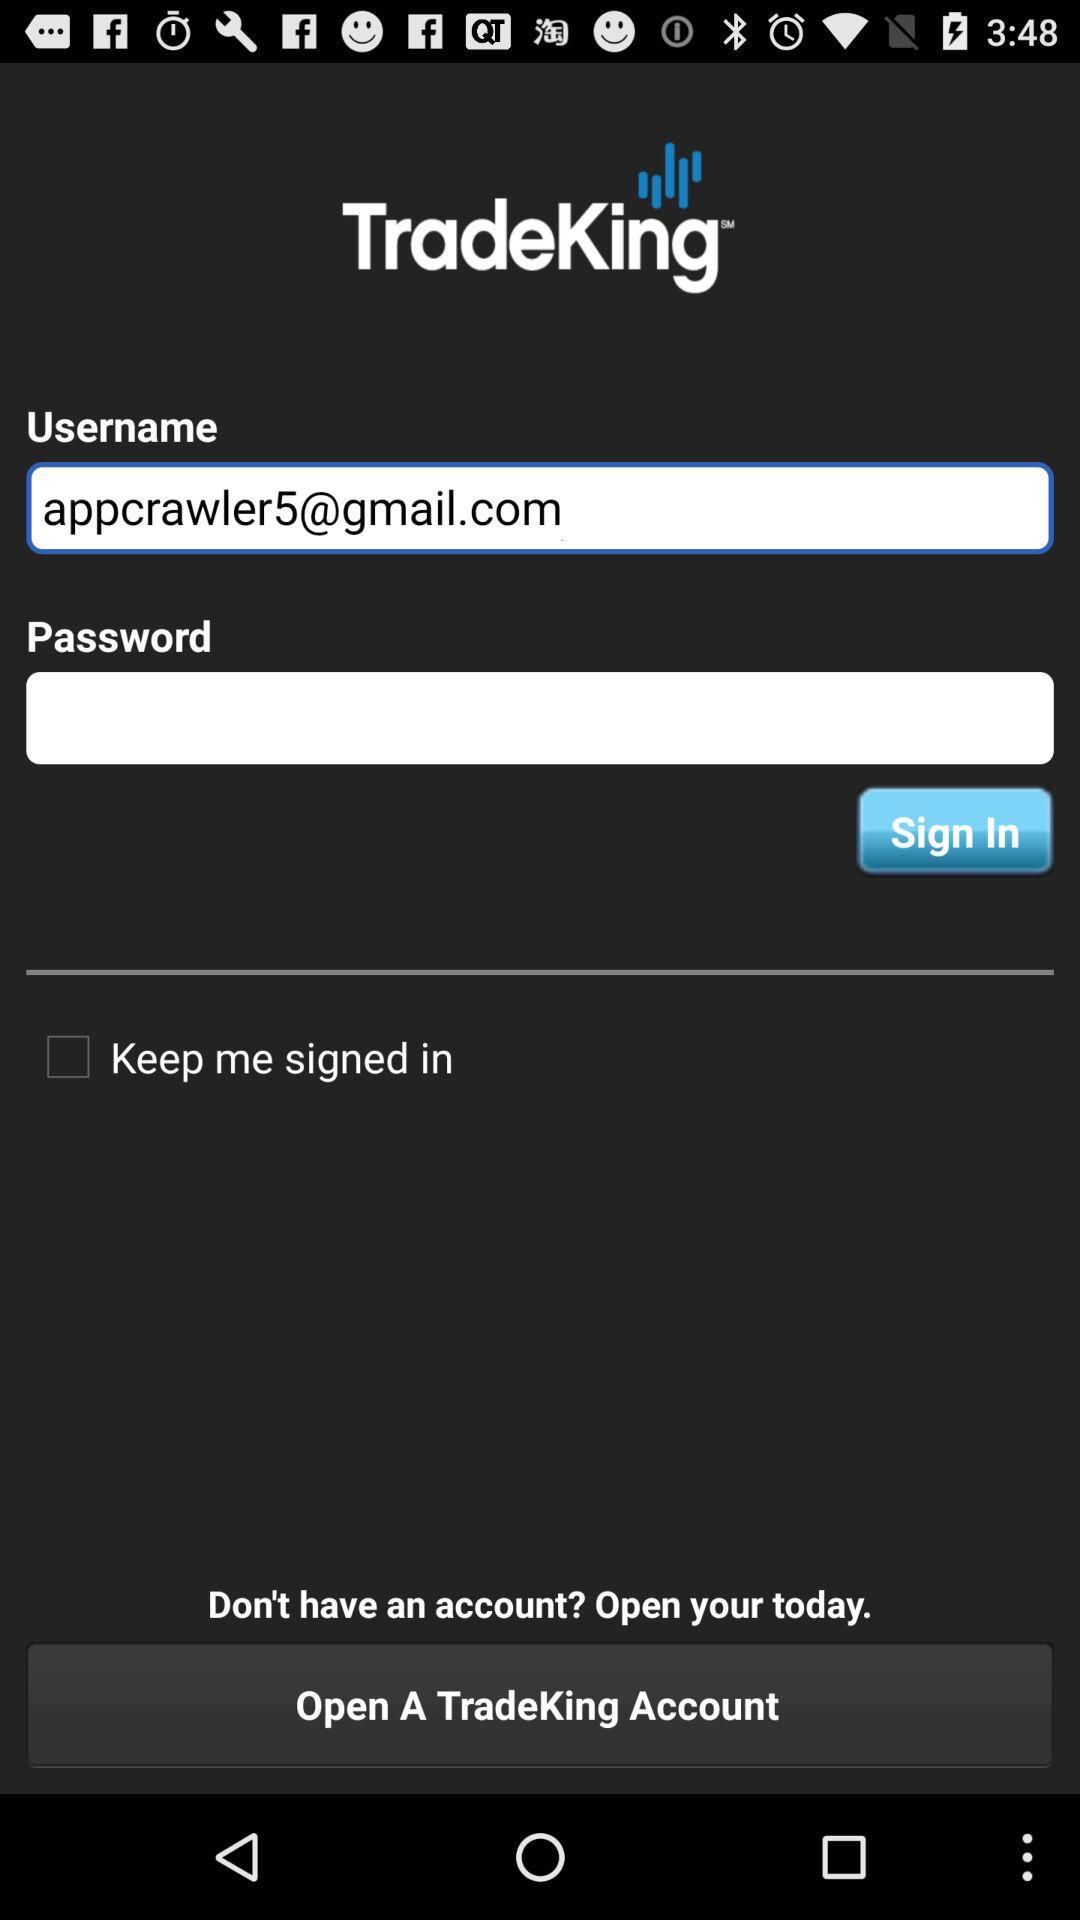 The height and width of the screenshot is (1920, 1080). I want to click on the item on the left, so click(238, 1055).